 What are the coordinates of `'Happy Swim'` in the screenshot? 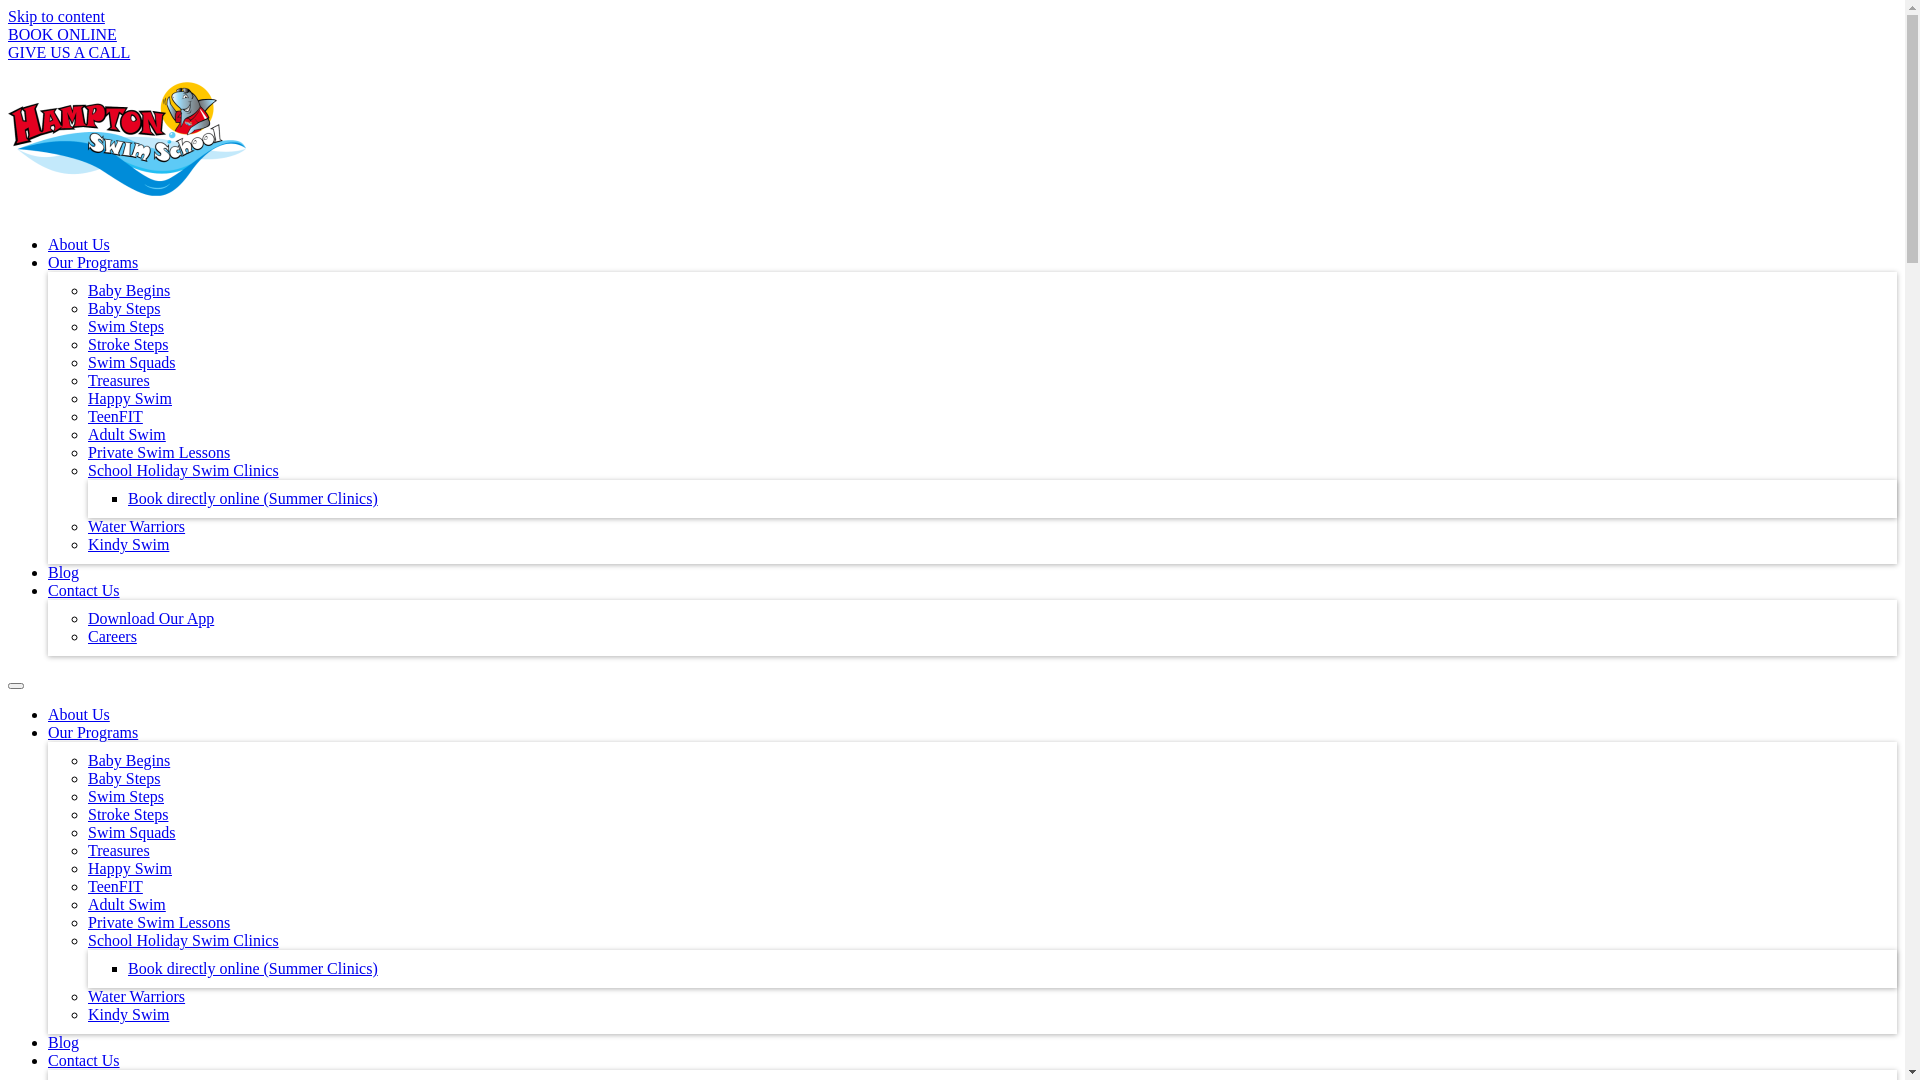 It's located at (128, 867).